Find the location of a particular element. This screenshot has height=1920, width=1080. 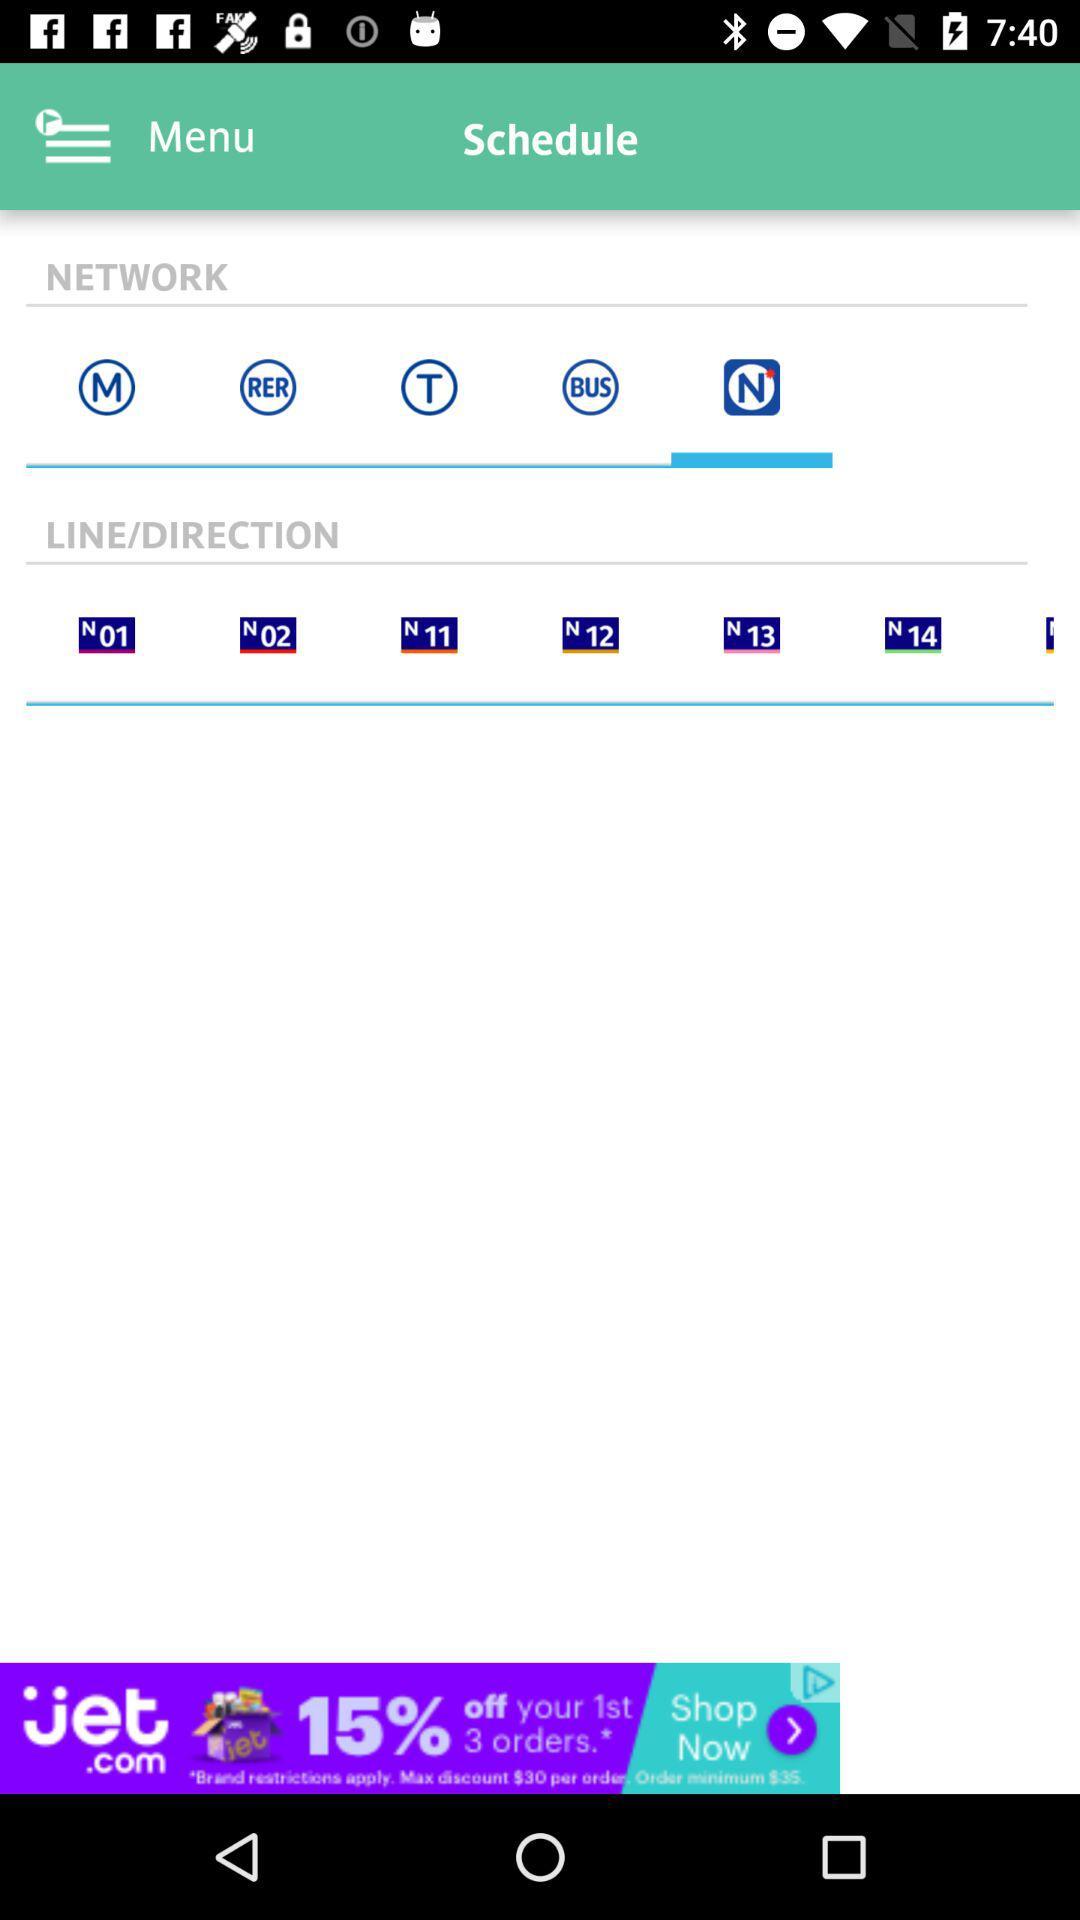

the more icon is located at coordinates (1023, 634).